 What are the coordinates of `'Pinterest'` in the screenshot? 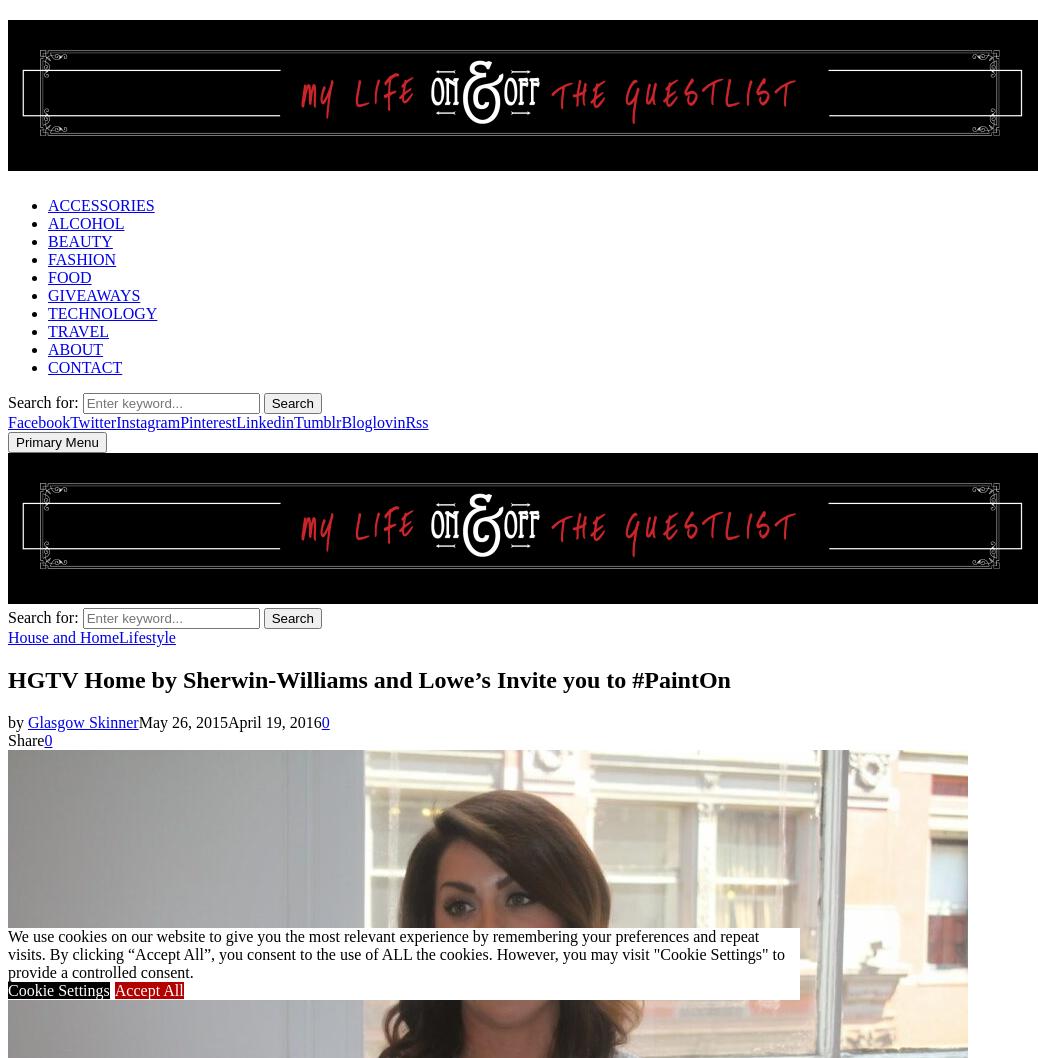 It's located at (207, 421).